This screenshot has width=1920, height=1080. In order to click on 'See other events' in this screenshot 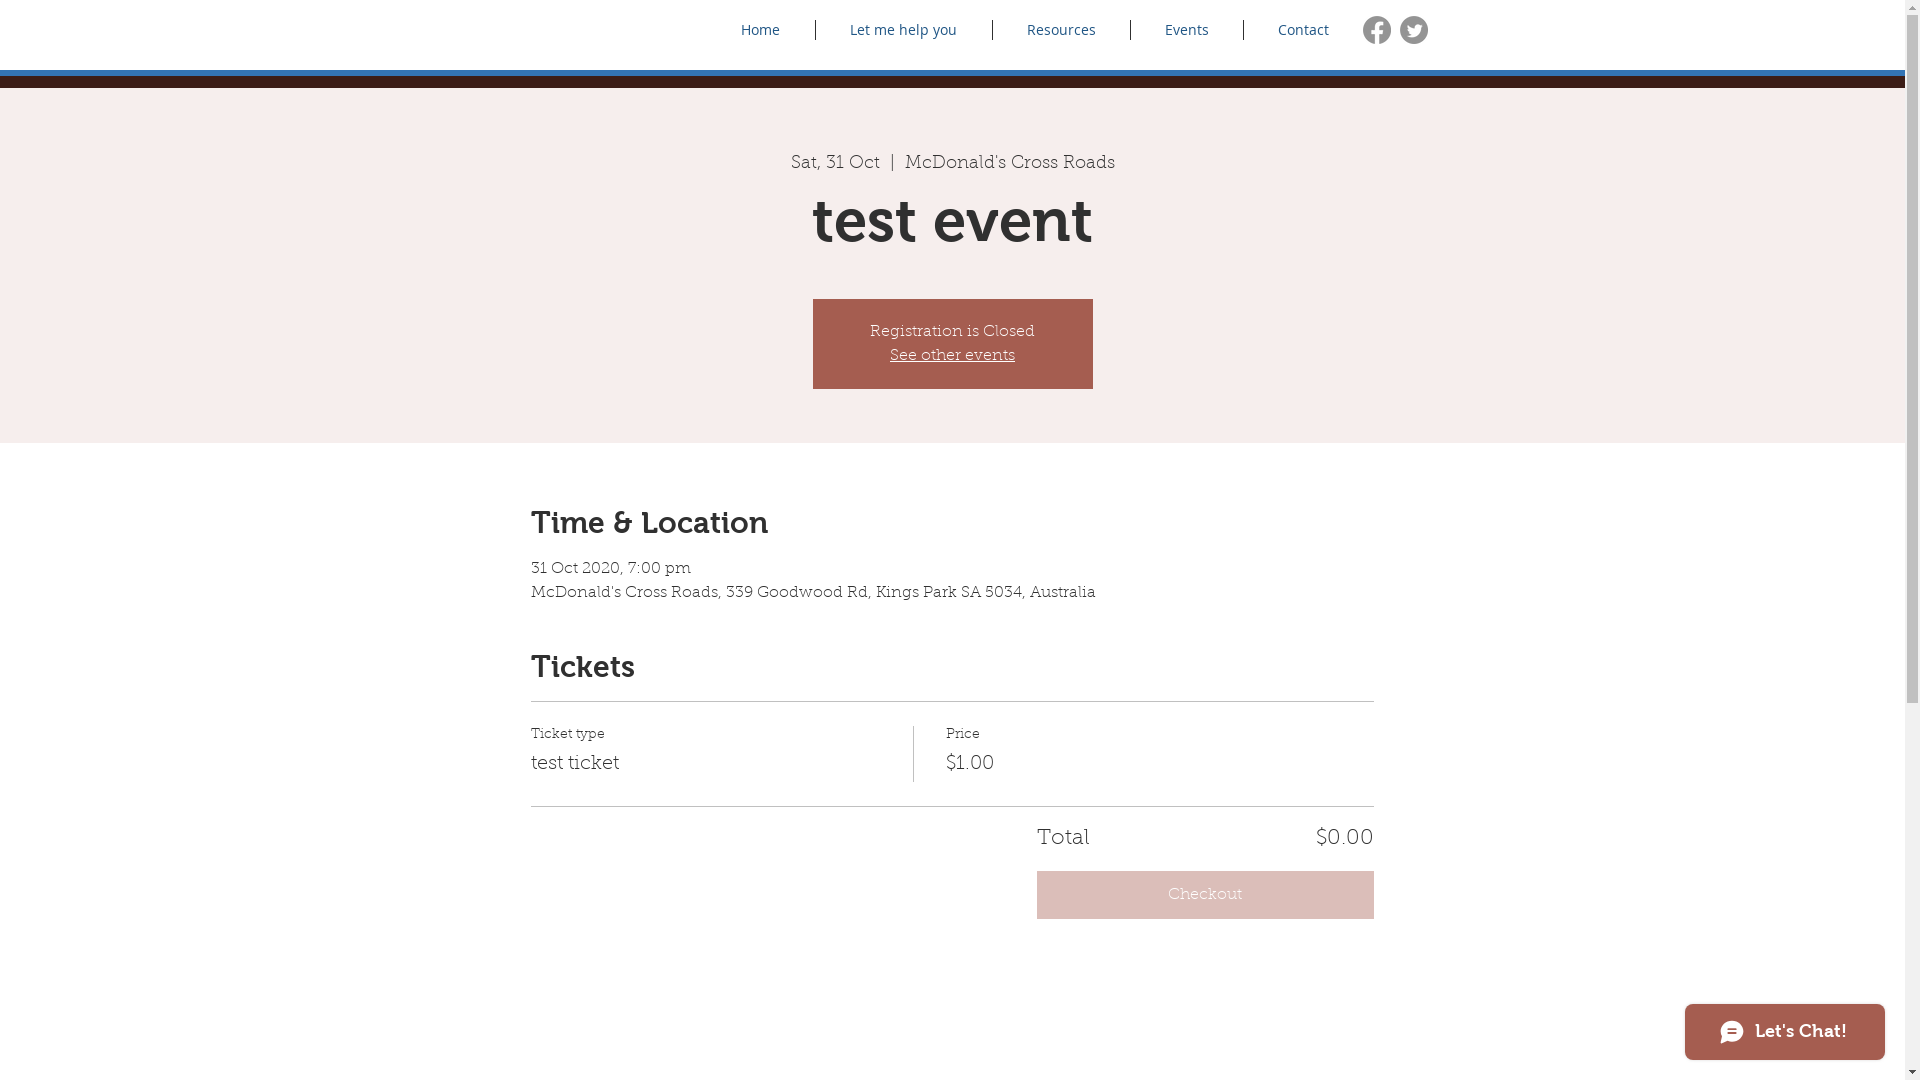, I will do `click(951, 354)`.